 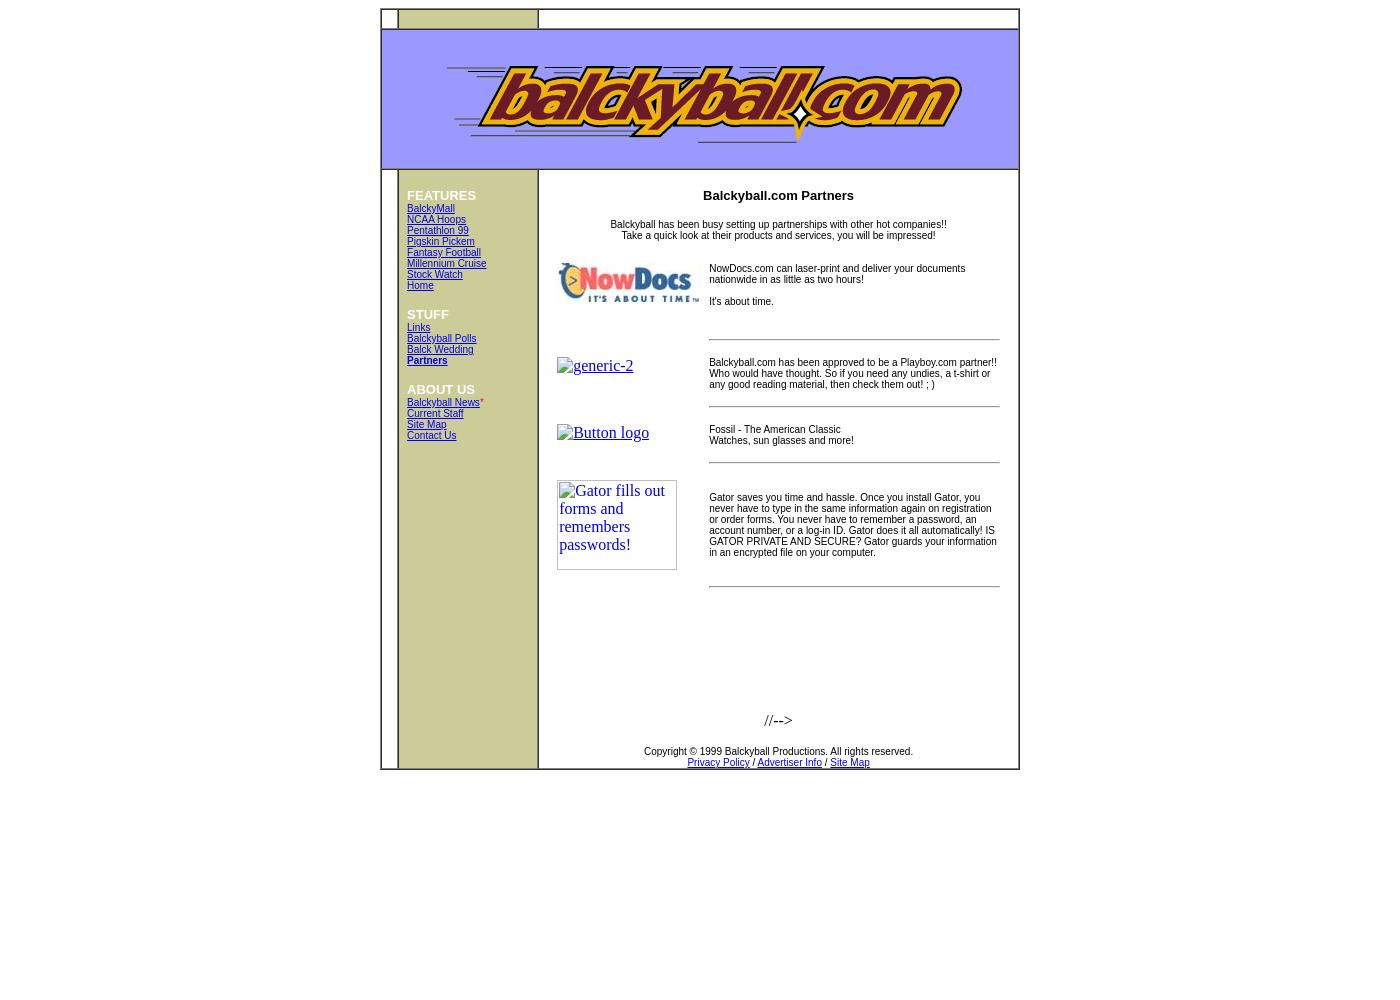 I want to click on 'Privacy Policy', so click(x=718, y=762).